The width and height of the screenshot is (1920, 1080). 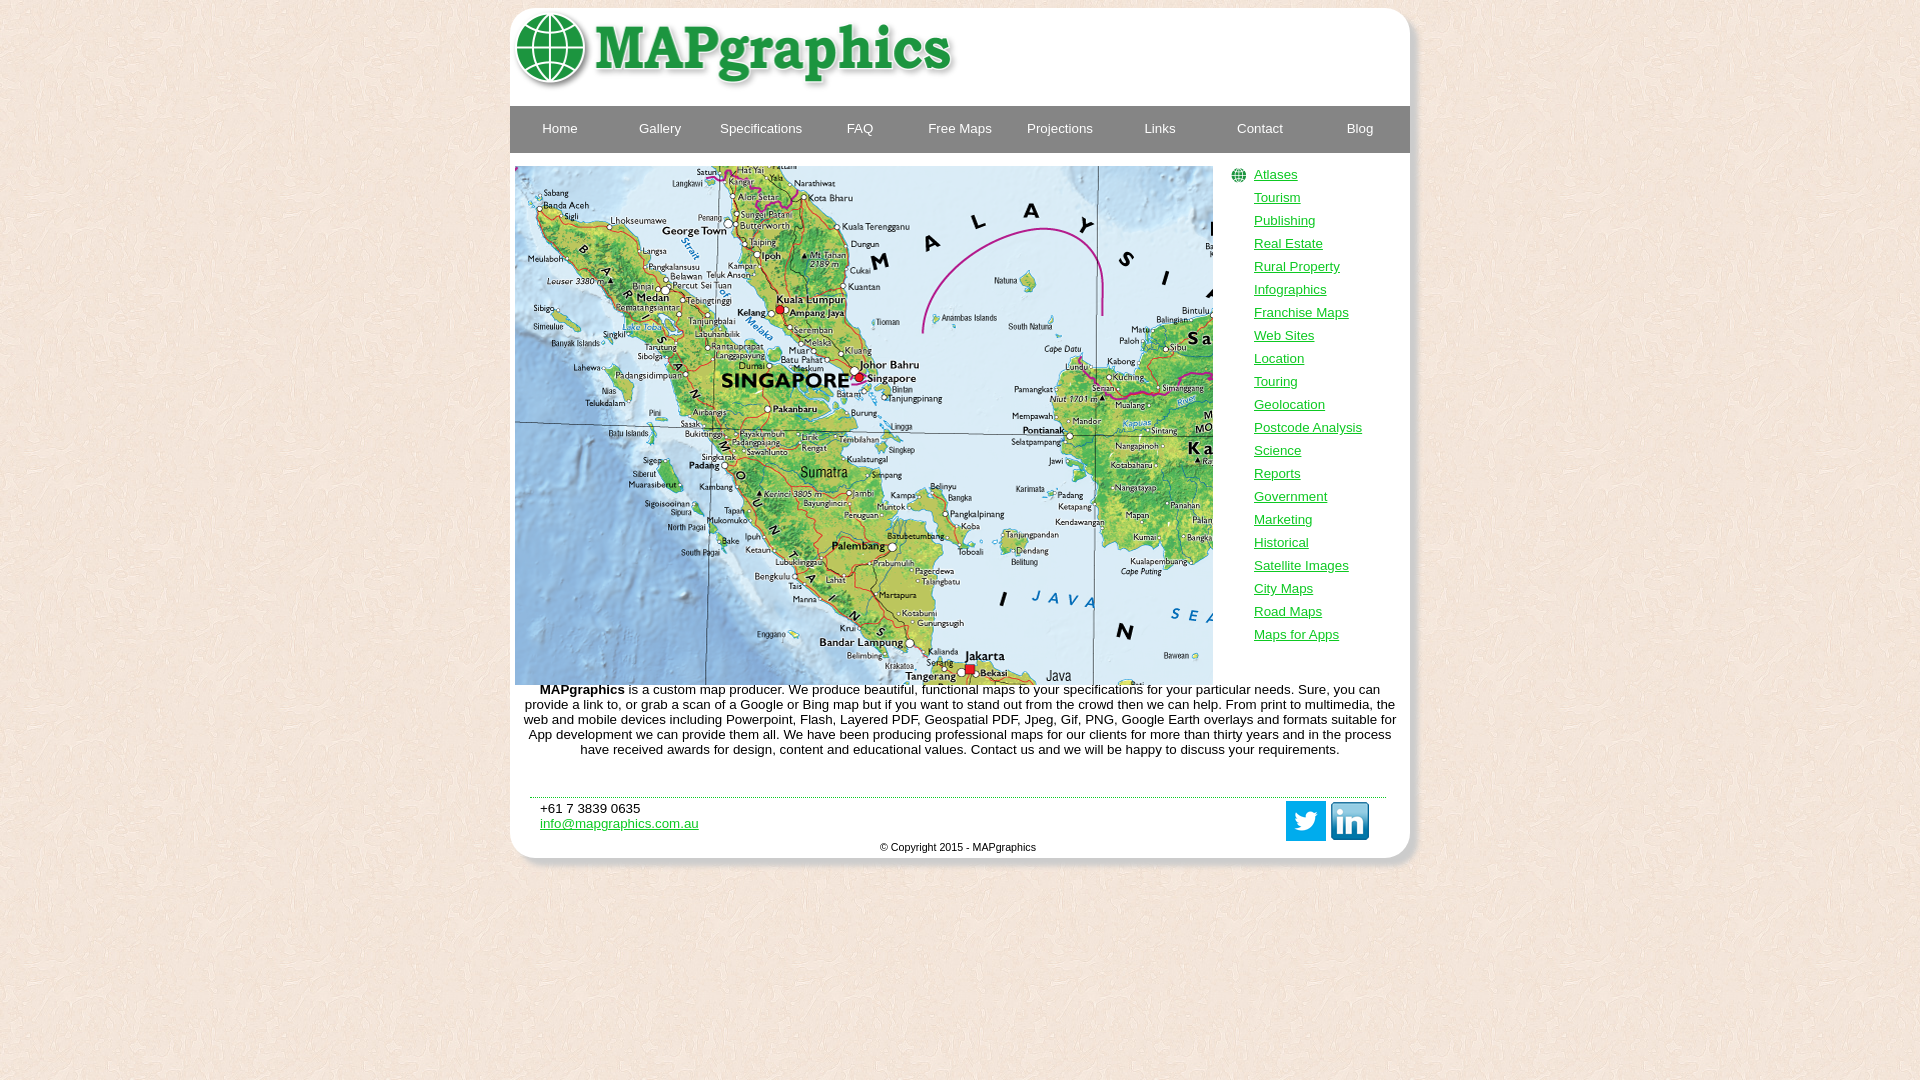 What do you see at coordinates (560, 129) in the screenshot?
I see `'Home'` at bounding box center [560, 129].